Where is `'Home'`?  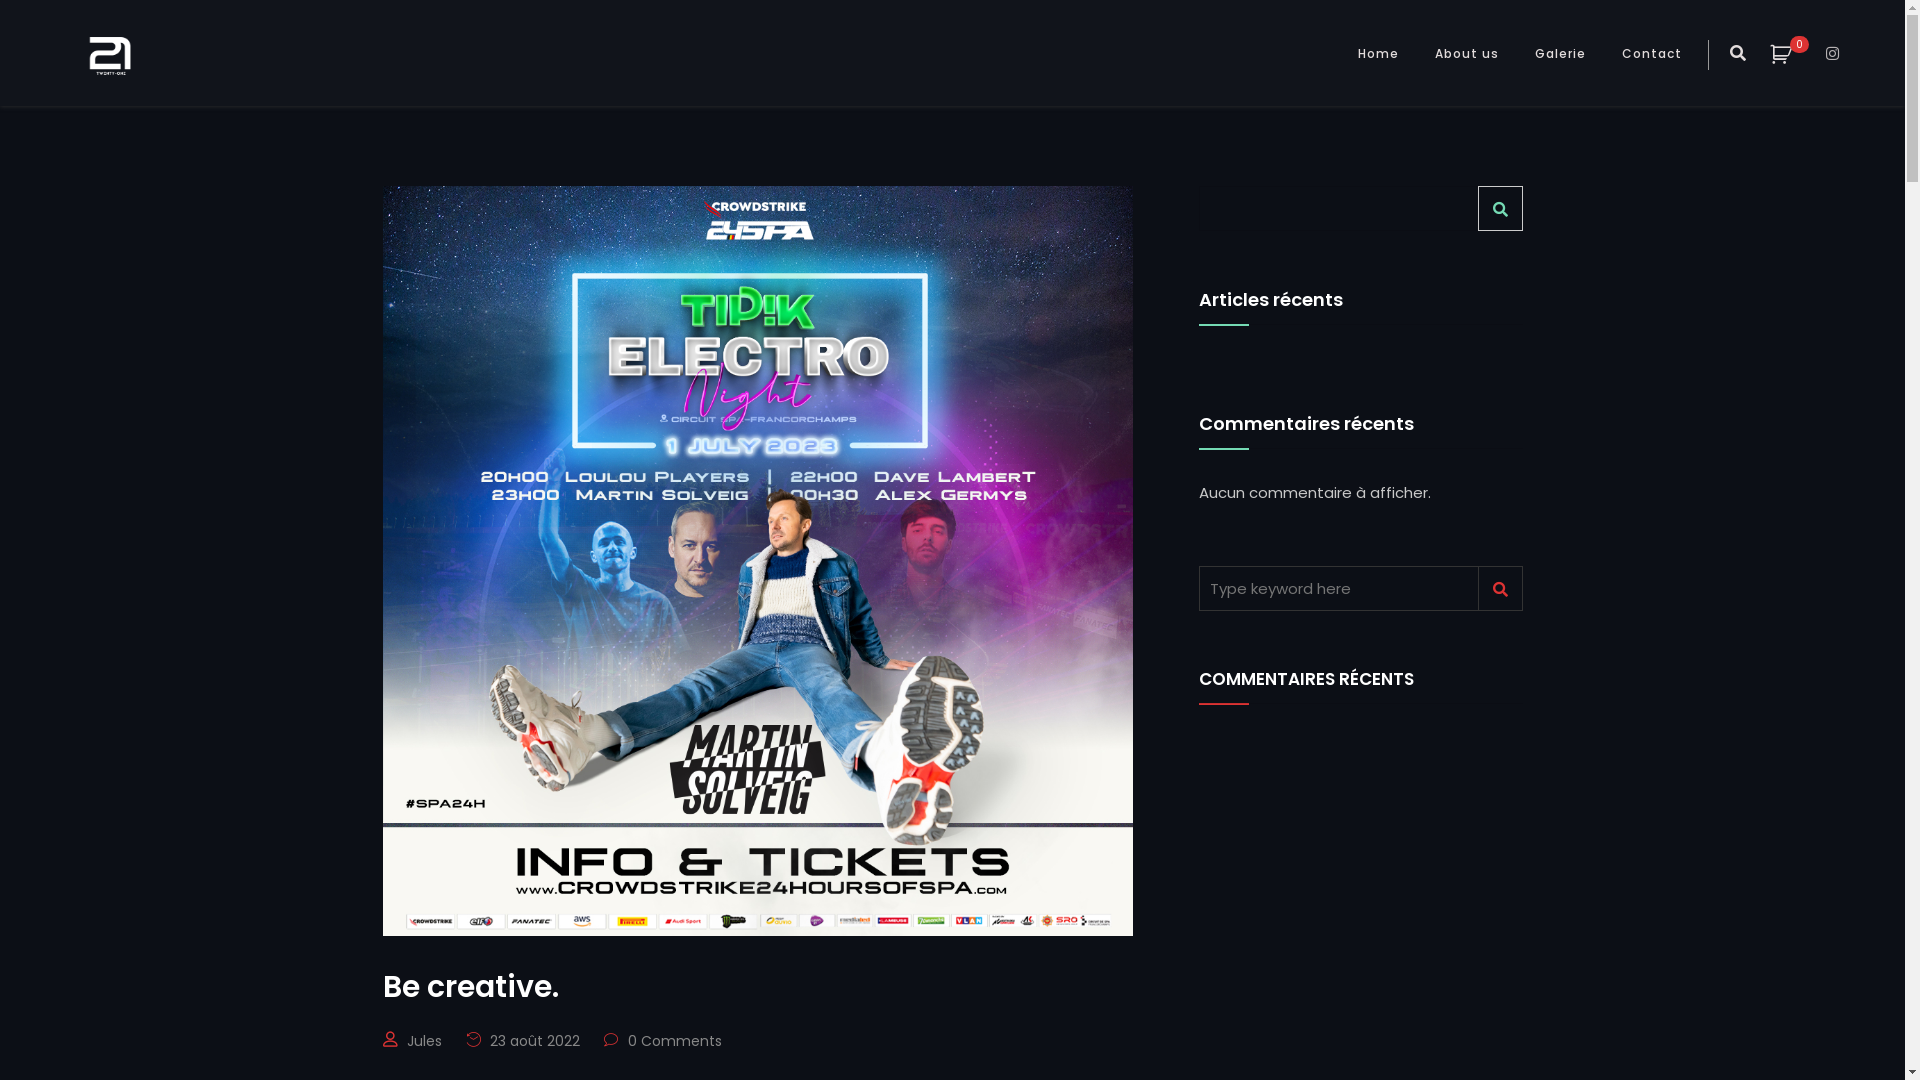
'Home' is located at coordinates (1377, 51).